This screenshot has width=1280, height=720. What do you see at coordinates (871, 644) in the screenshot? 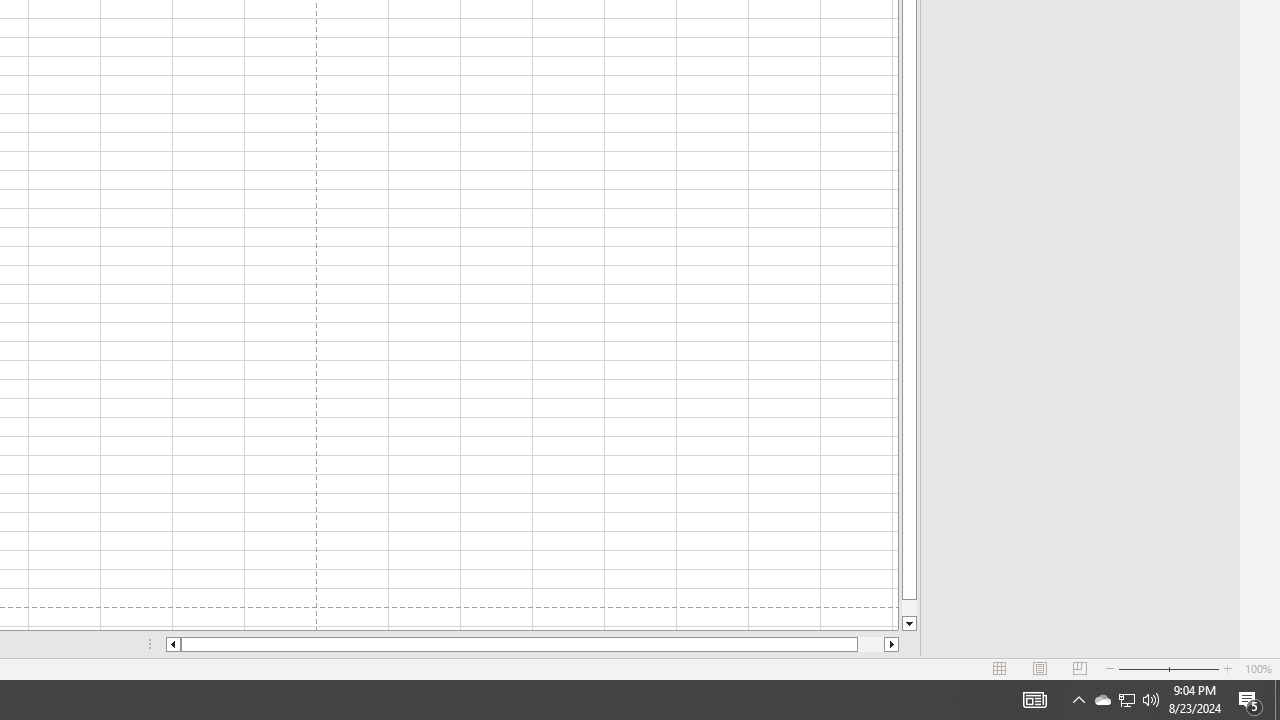
I see `'Page right'` at bounding box center [871, 644].